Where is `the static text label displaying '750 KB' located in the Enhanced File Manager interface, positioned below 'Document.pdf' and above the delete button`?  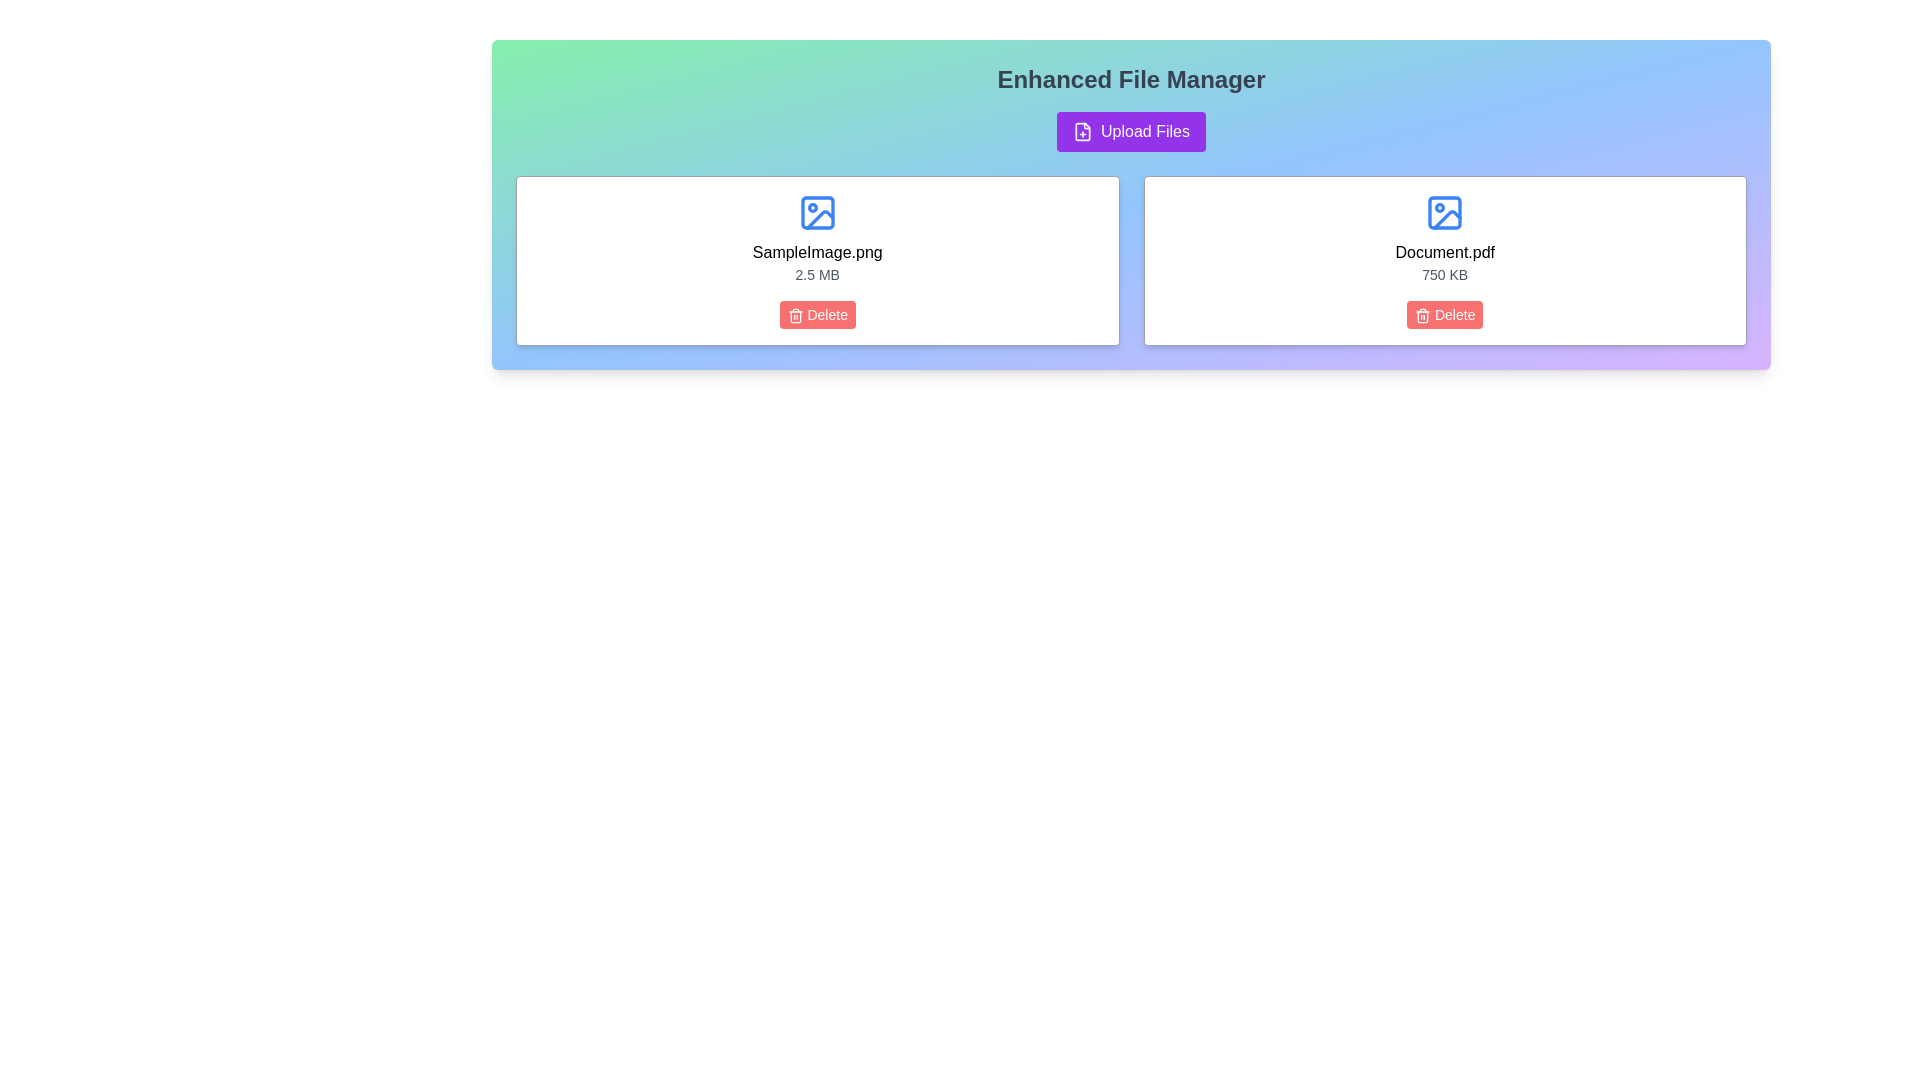 the static text label displaying '750 KB' located in the Enhanced File Manager interface, positioned below 'Document.pdf' and above the delete button is located at coordinates (1445, 274).